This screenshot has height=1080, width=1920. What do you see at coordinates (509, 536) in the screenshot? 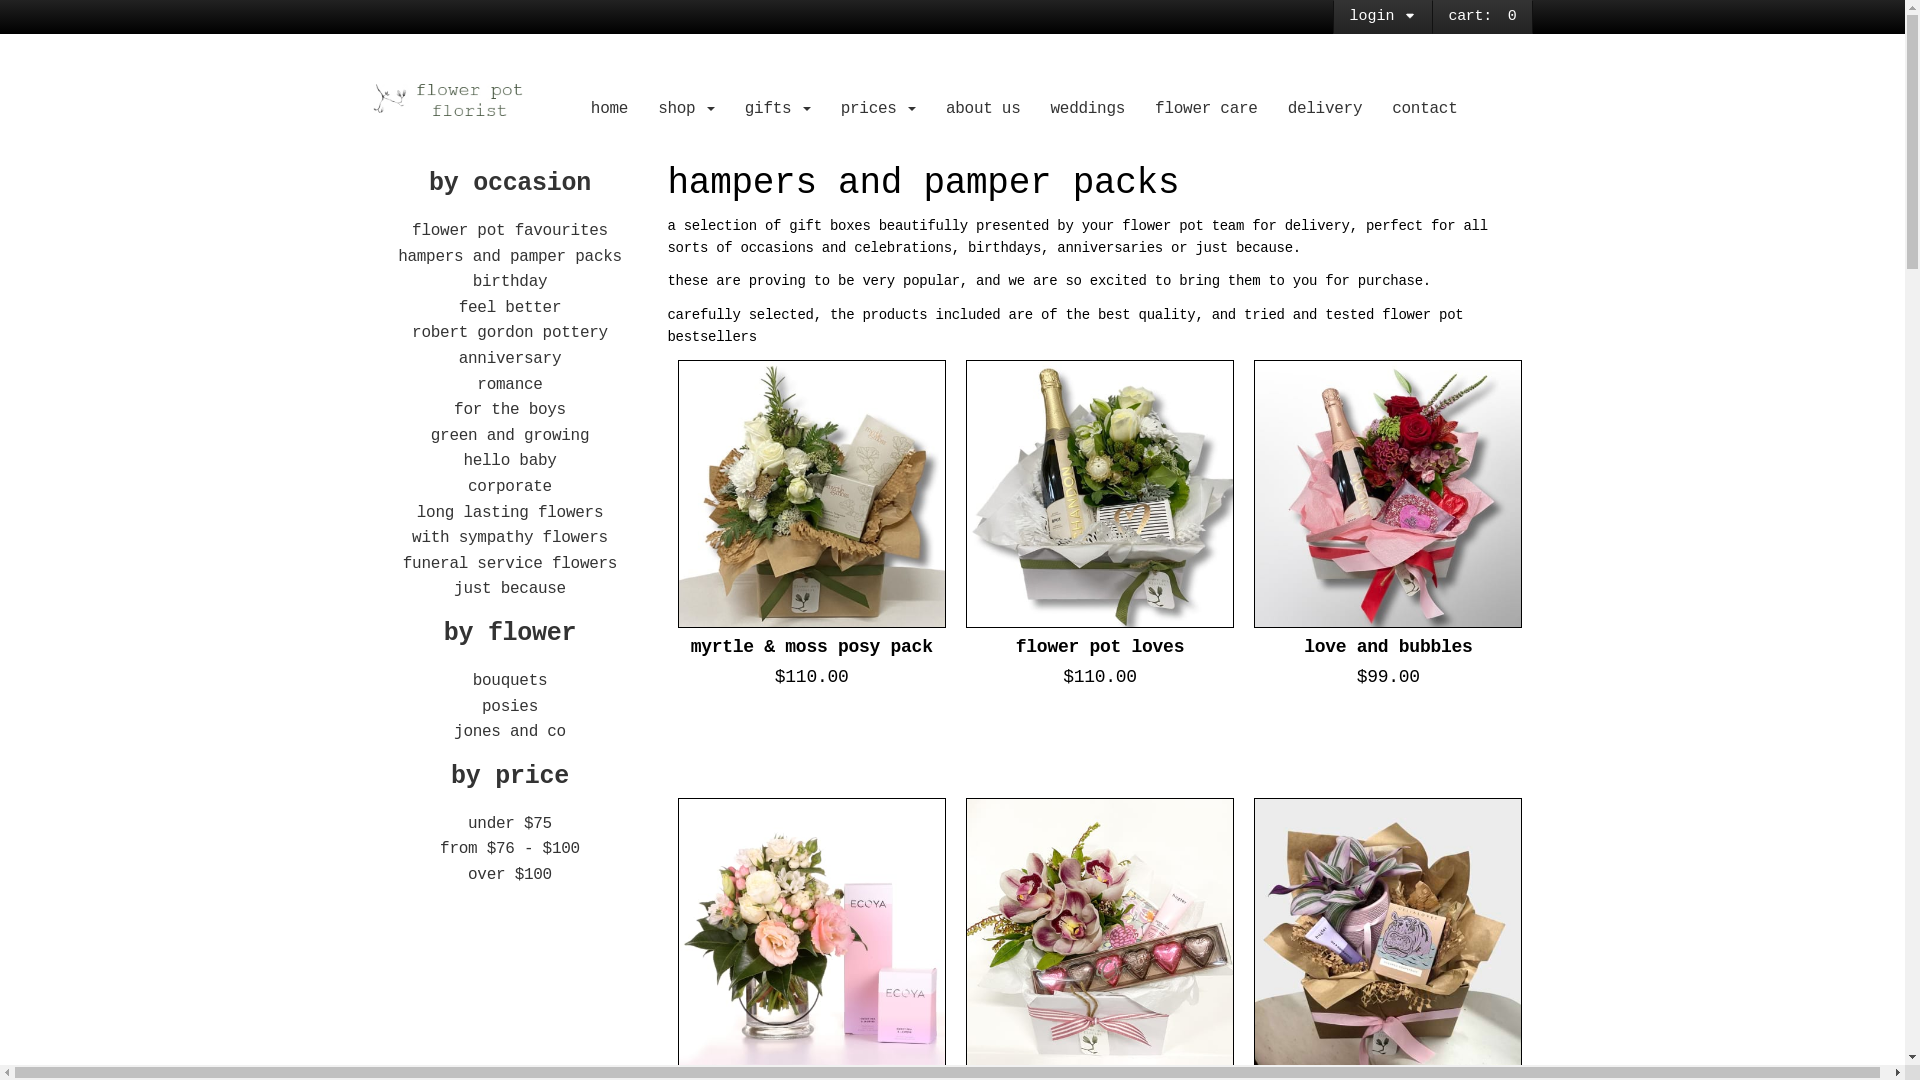
I see `'with sympathy flowers'` at bounding box center [509, 536].